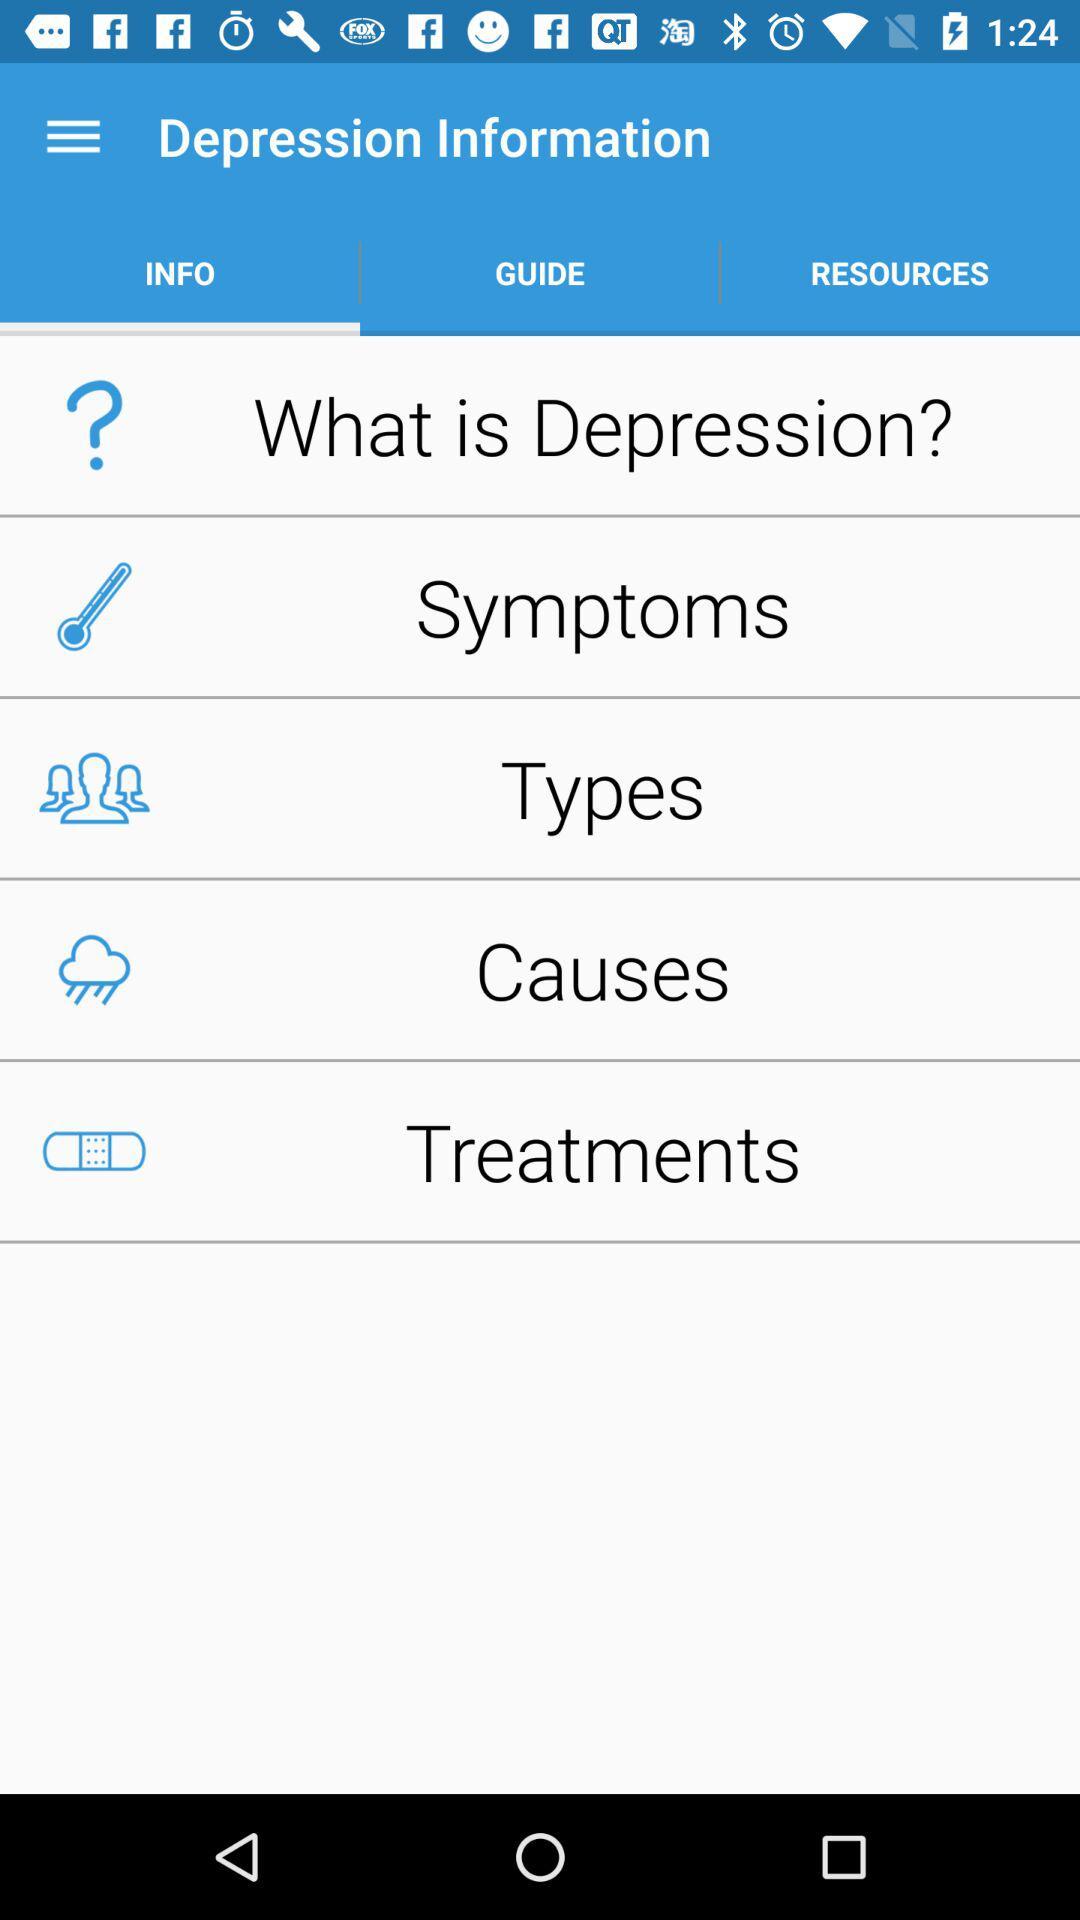 This screenshot has height=1920, width=1080. Describe the element at coordinates (540, 272) in the screenshot. I see `the icon above what is depression? icon` at that location.